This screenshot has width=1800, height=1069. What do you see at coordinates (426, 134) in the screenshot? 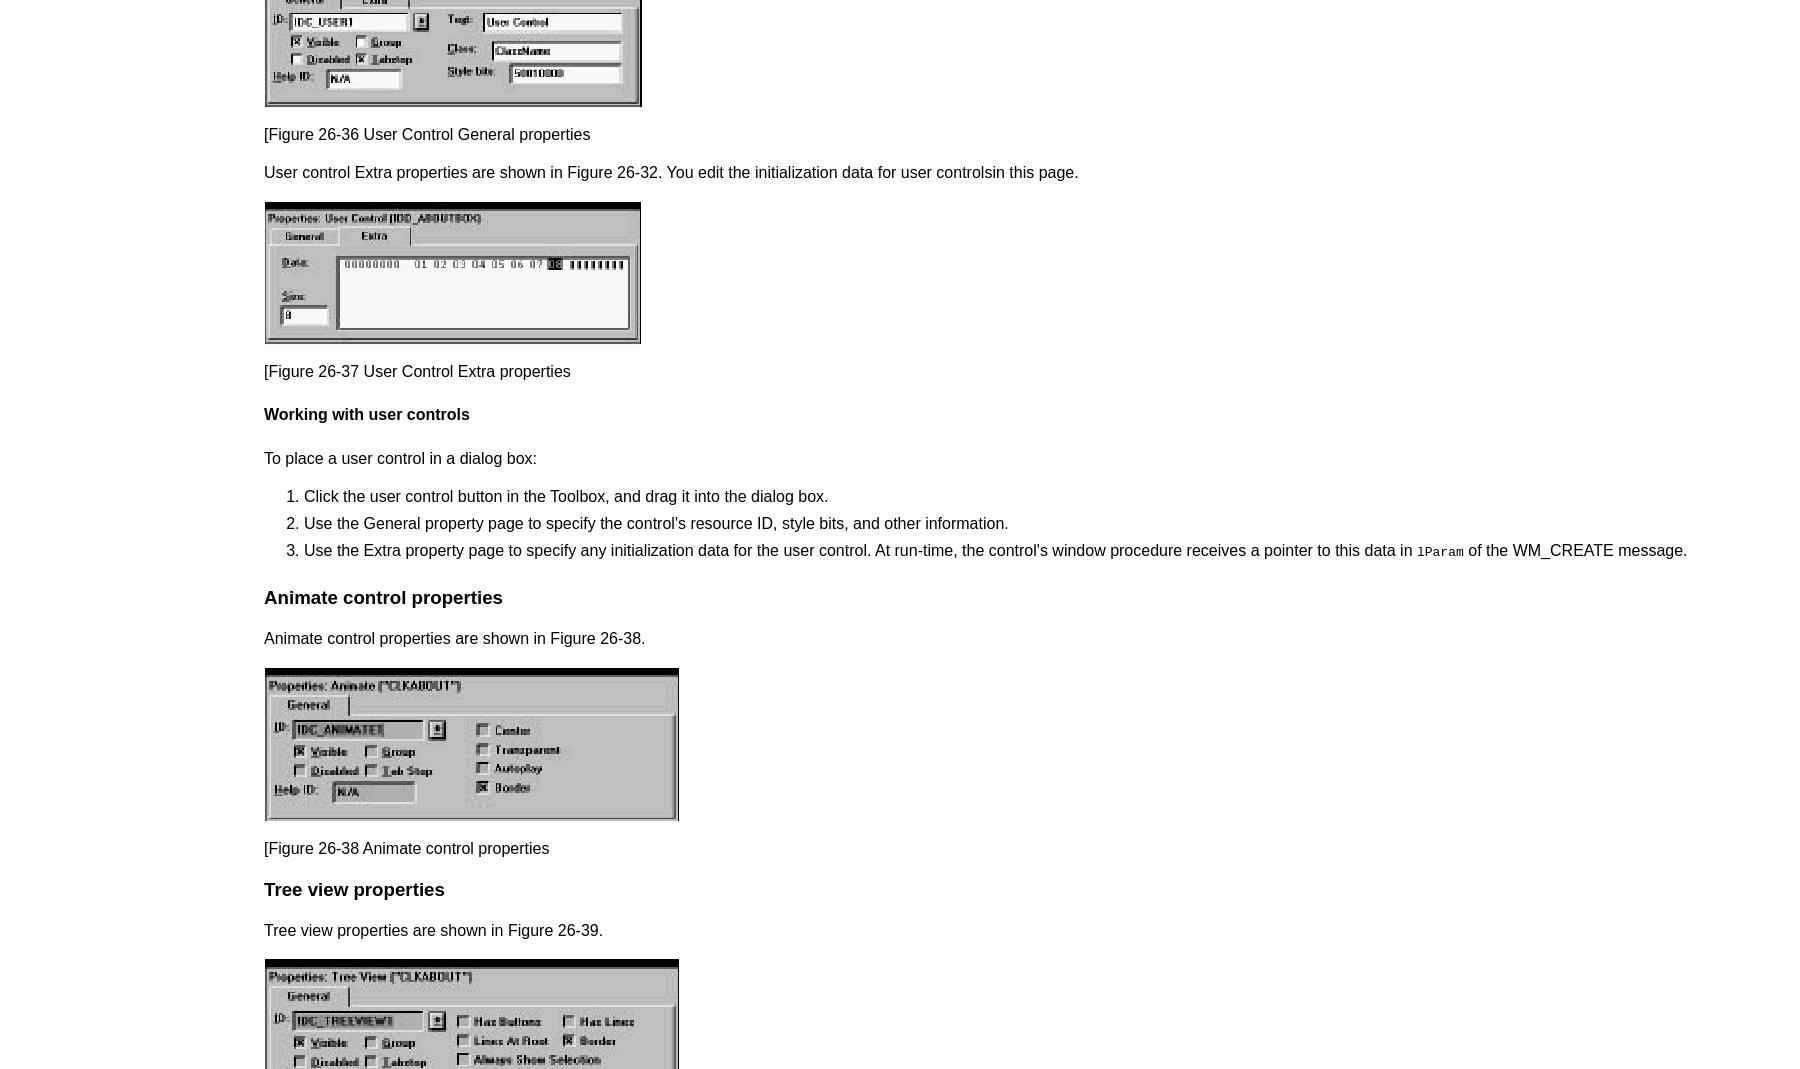
I see `'[Figure 26-36 User Control General properties'` at bounding box center [426, 134].